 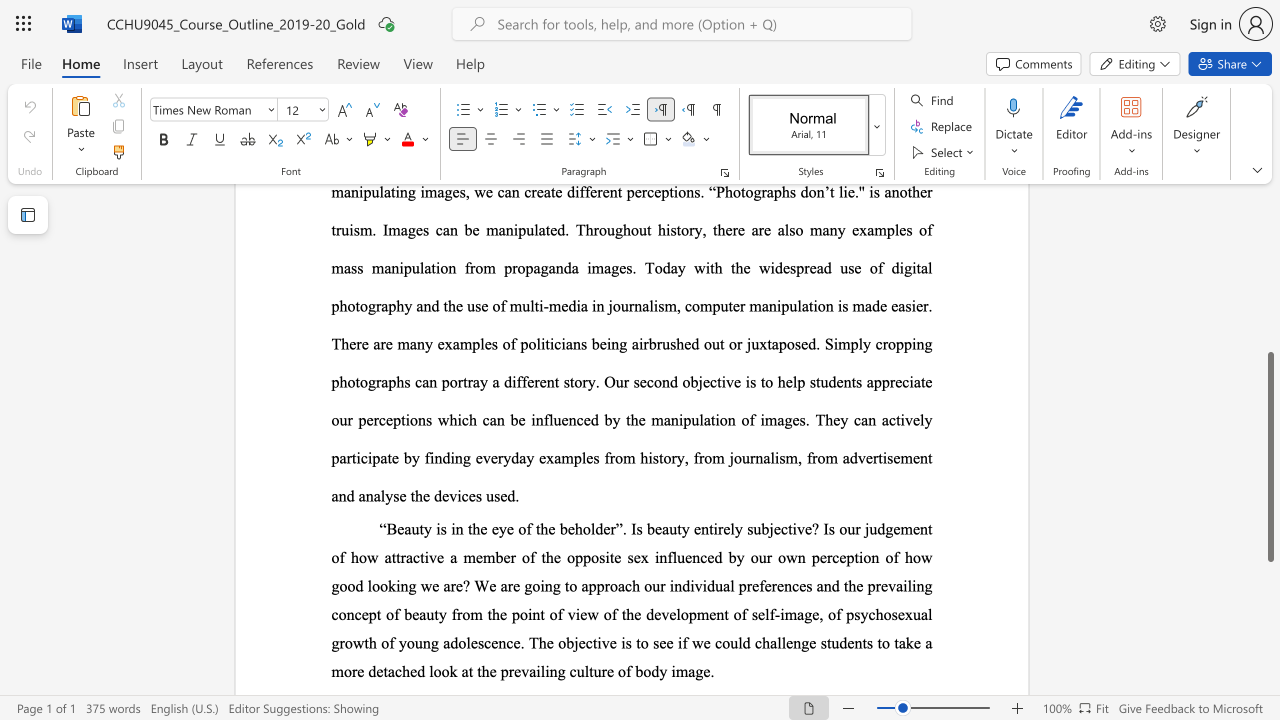 I want to click on the scrollbar and move up 320 pixels, so click(x=1269, y=457).